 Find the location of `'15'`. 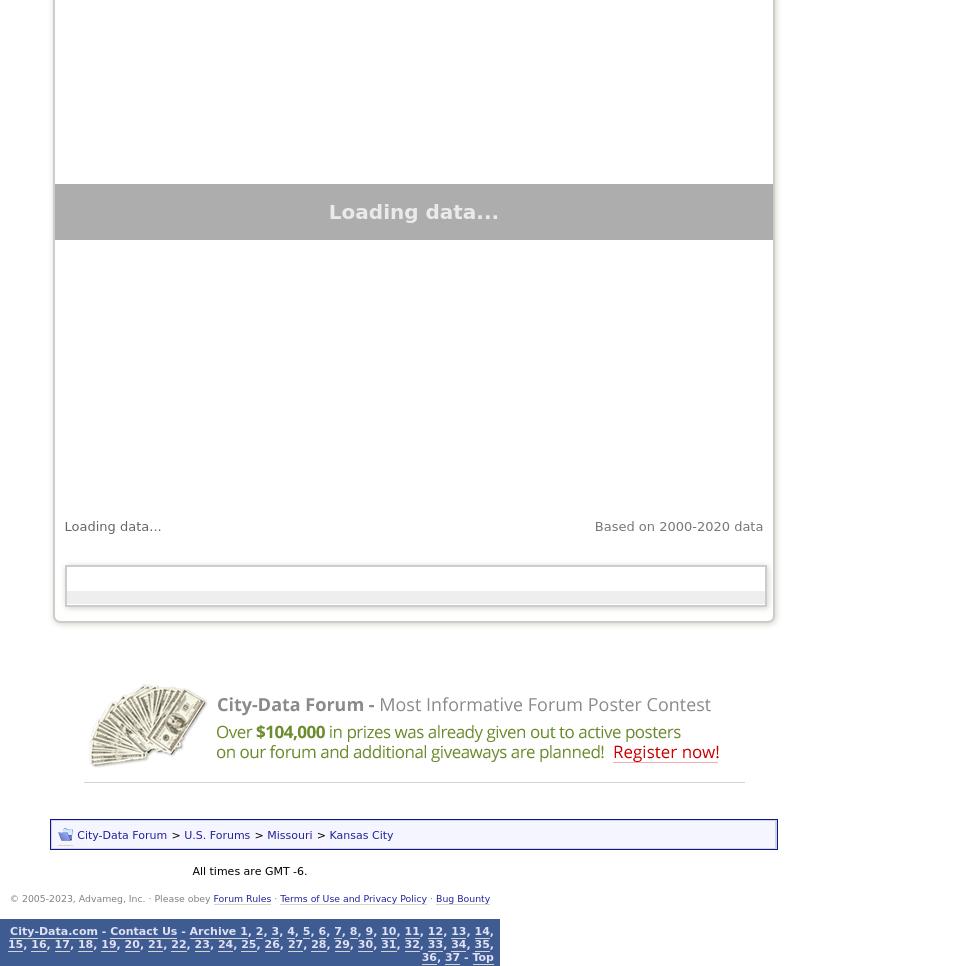

'15' is located at coordinates (5, 943).